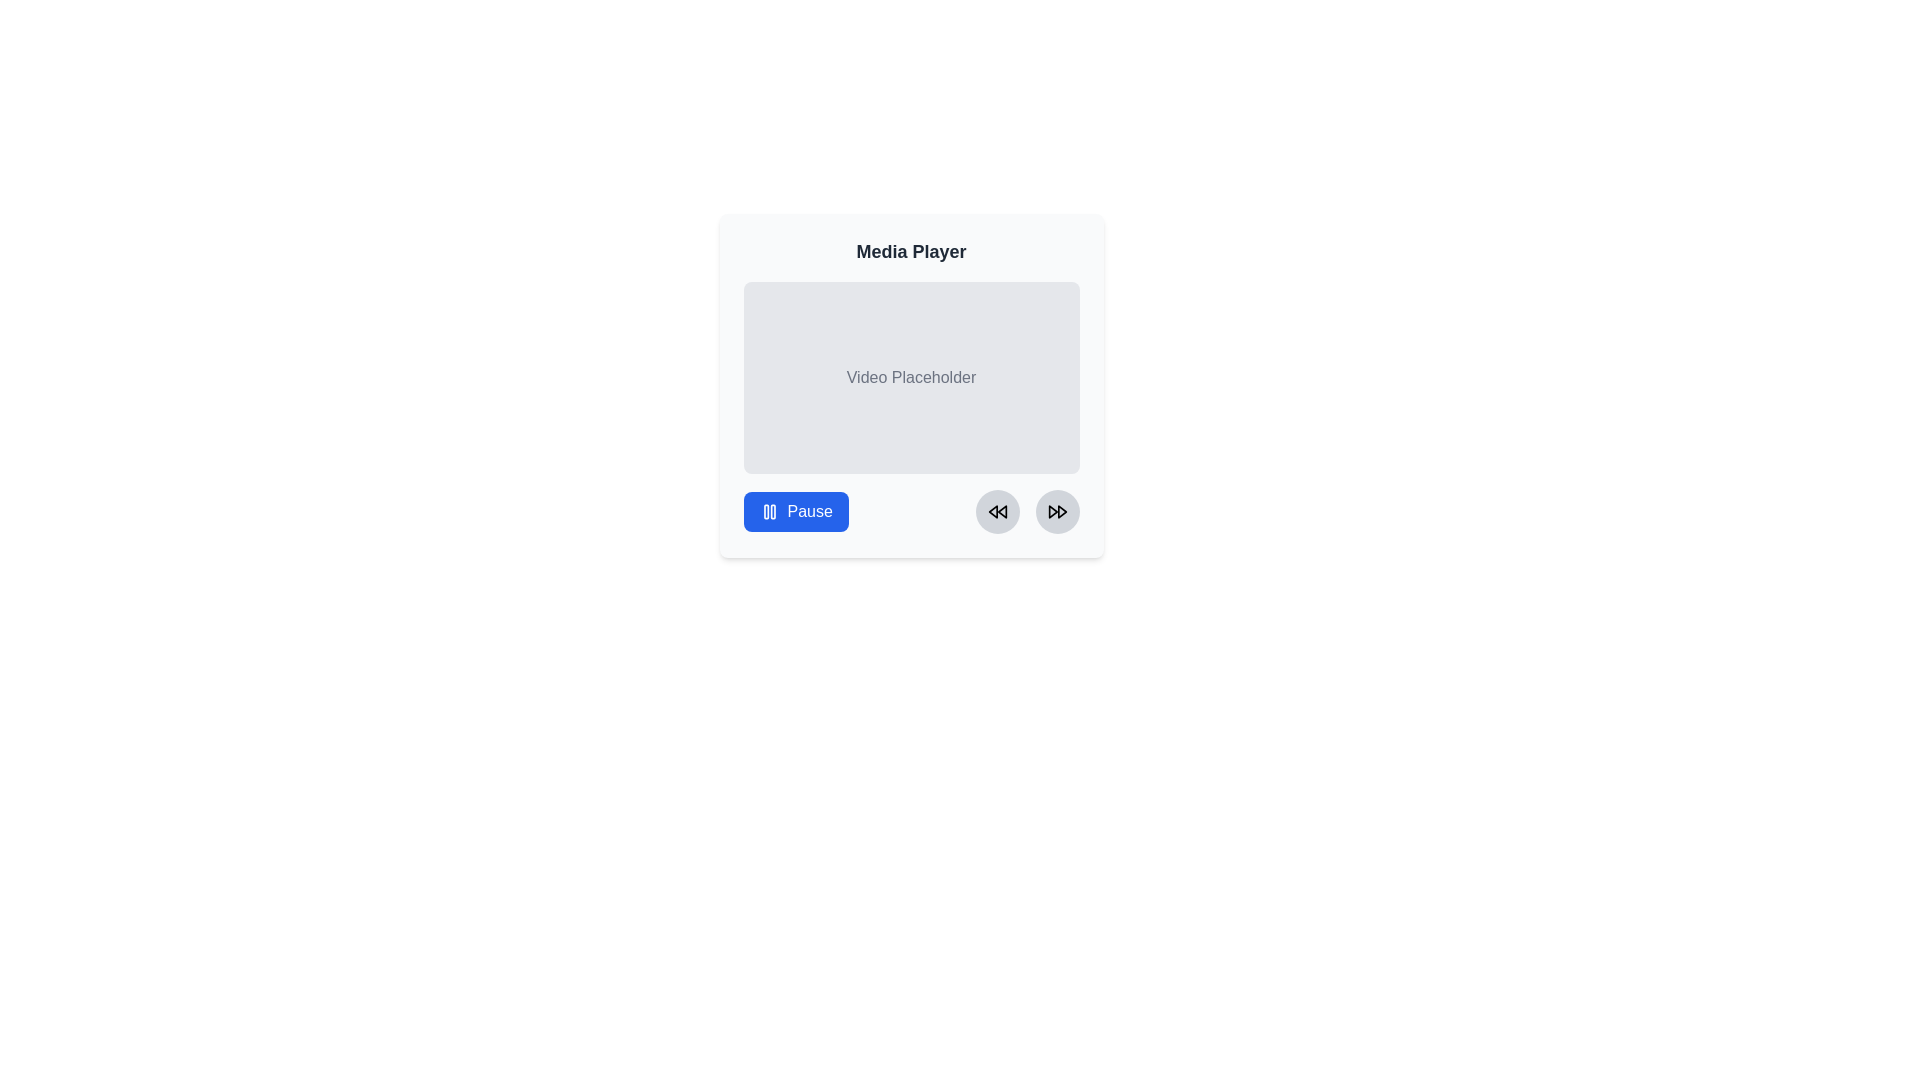 The height and width of the screenshot is (1080, 1920). I want to click on the group of navigation buttons located centrally beneath the media playback area, so click(1027, 511).